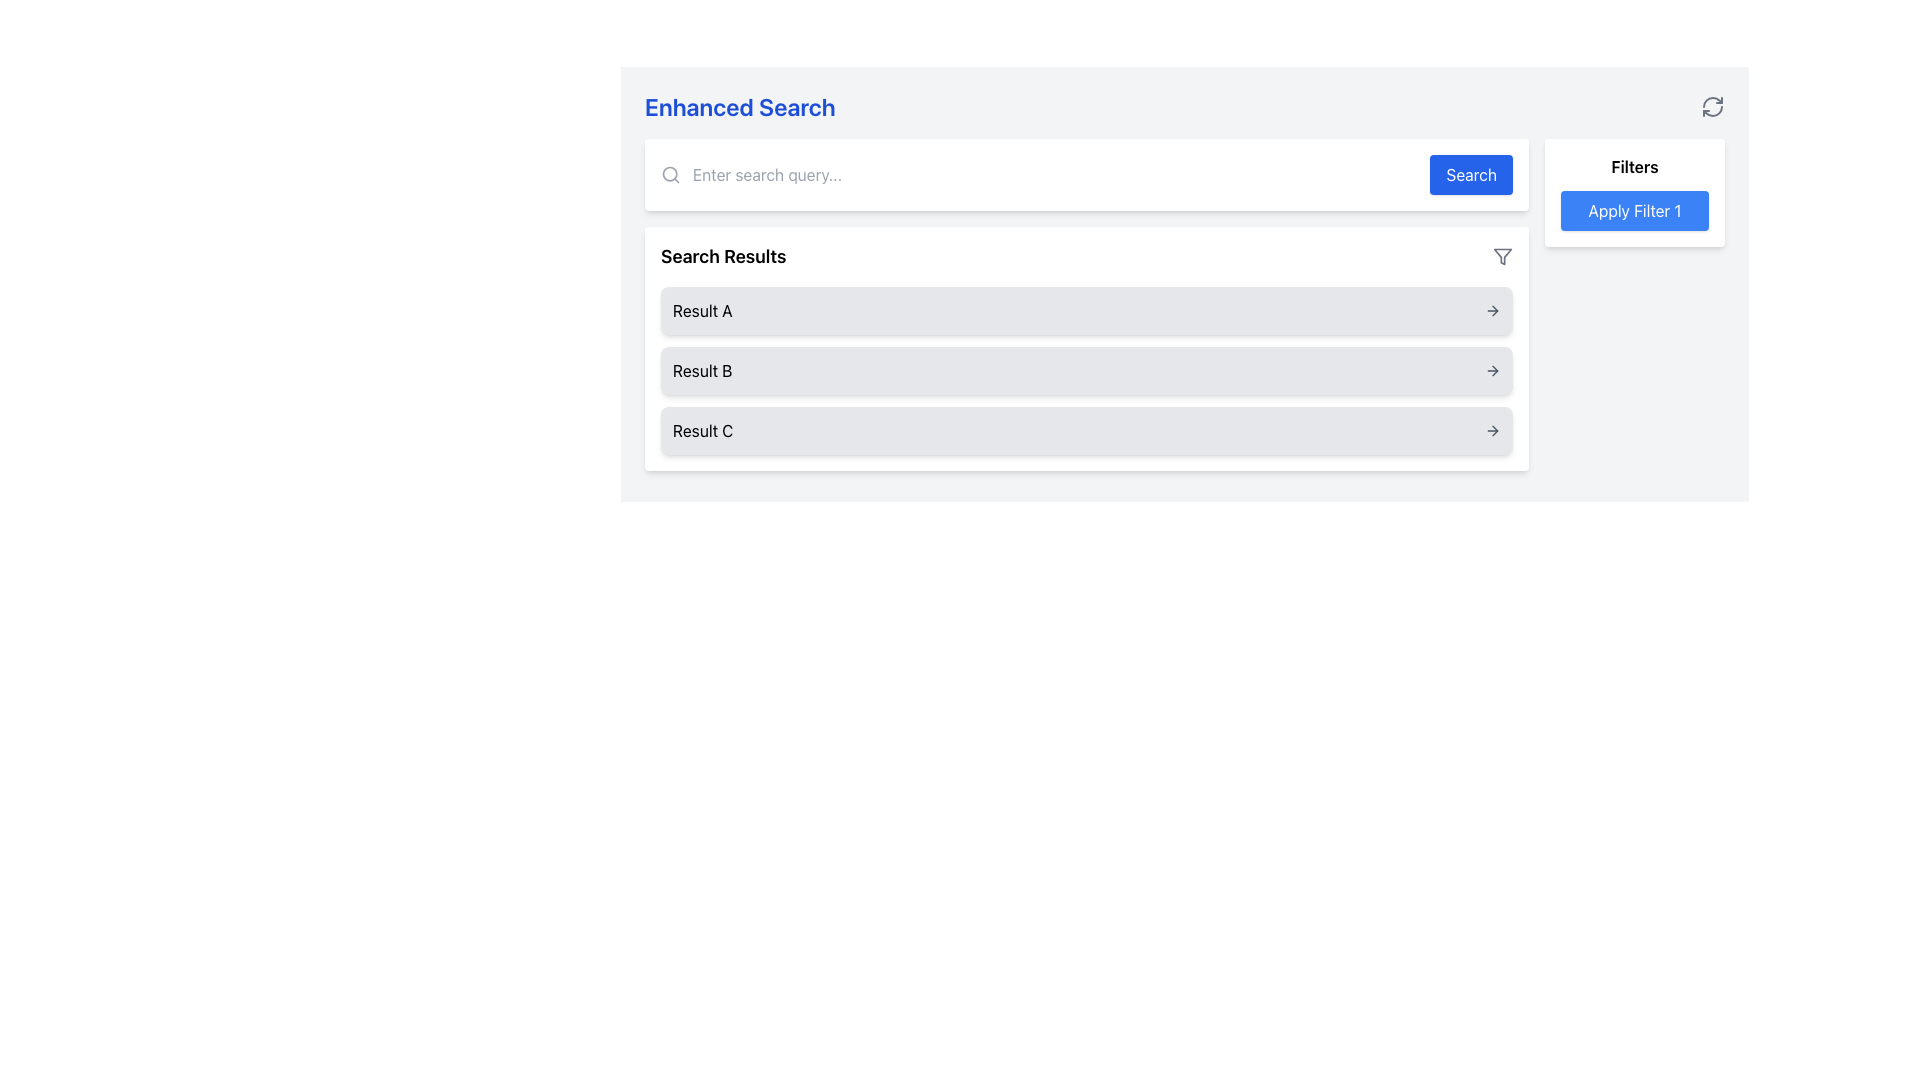 The width and height of the screenshot is (1920, 1080). What do you see at coordinates (1492, 430) in the screenshot?
I see `the navigation icon located at the rightmost position of the third row, adjacent to the text 'Result C'` at bounding box center [1492, 430].